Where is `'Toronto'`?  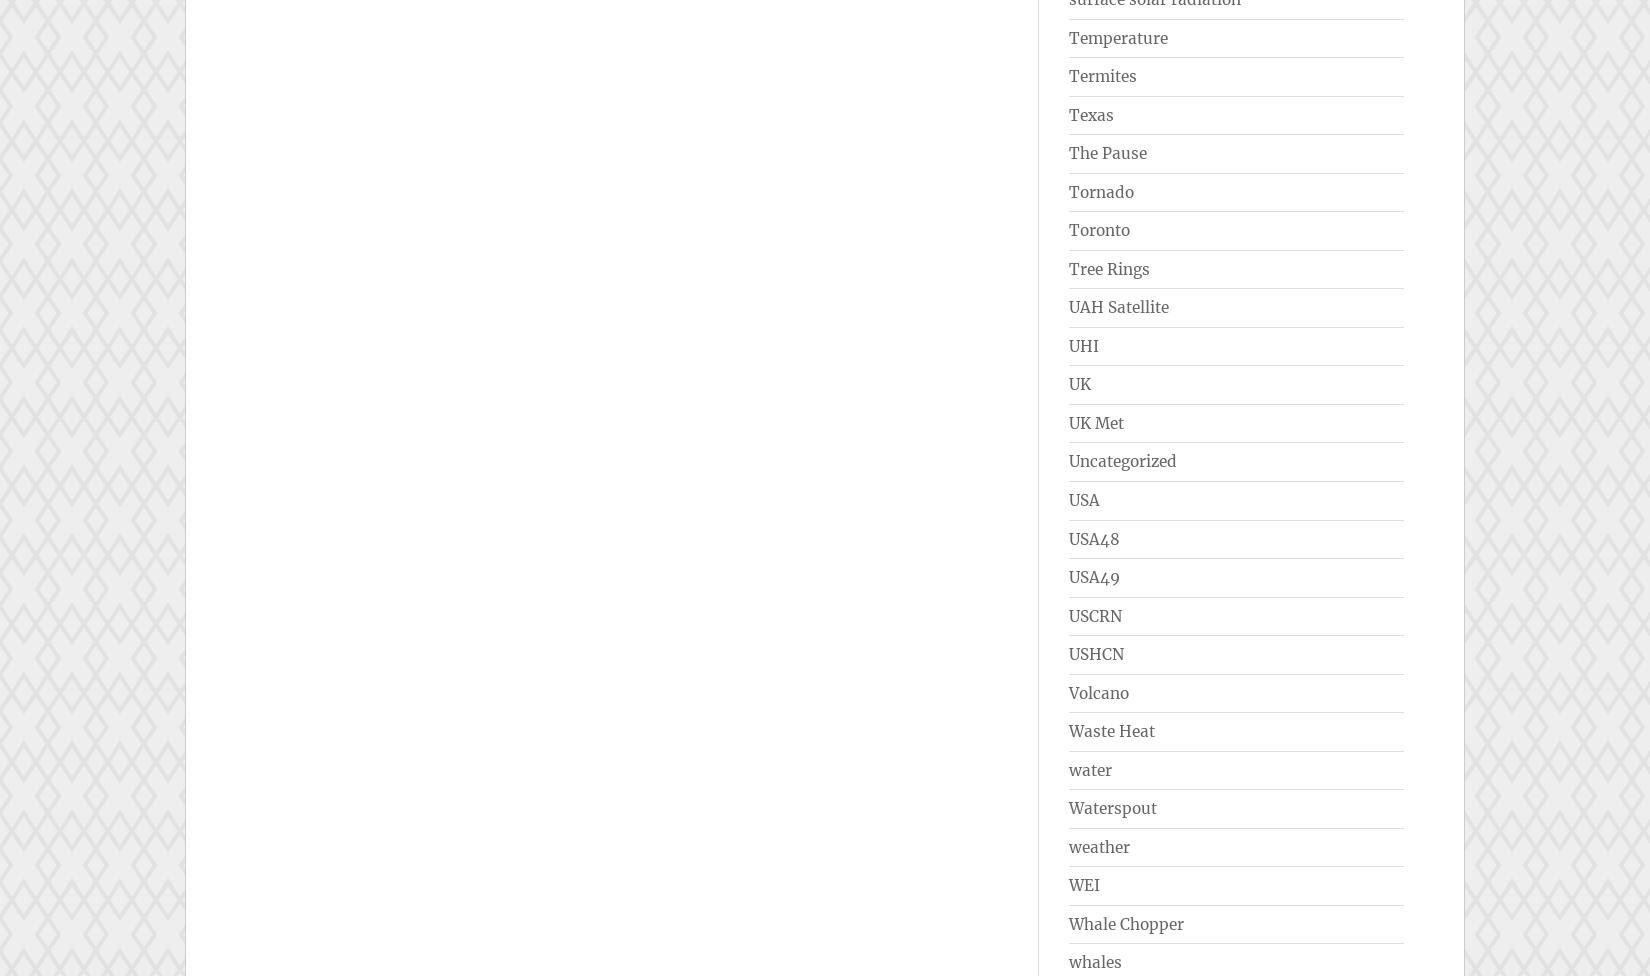
'Toronto' is located at coordinates (1099, 229).